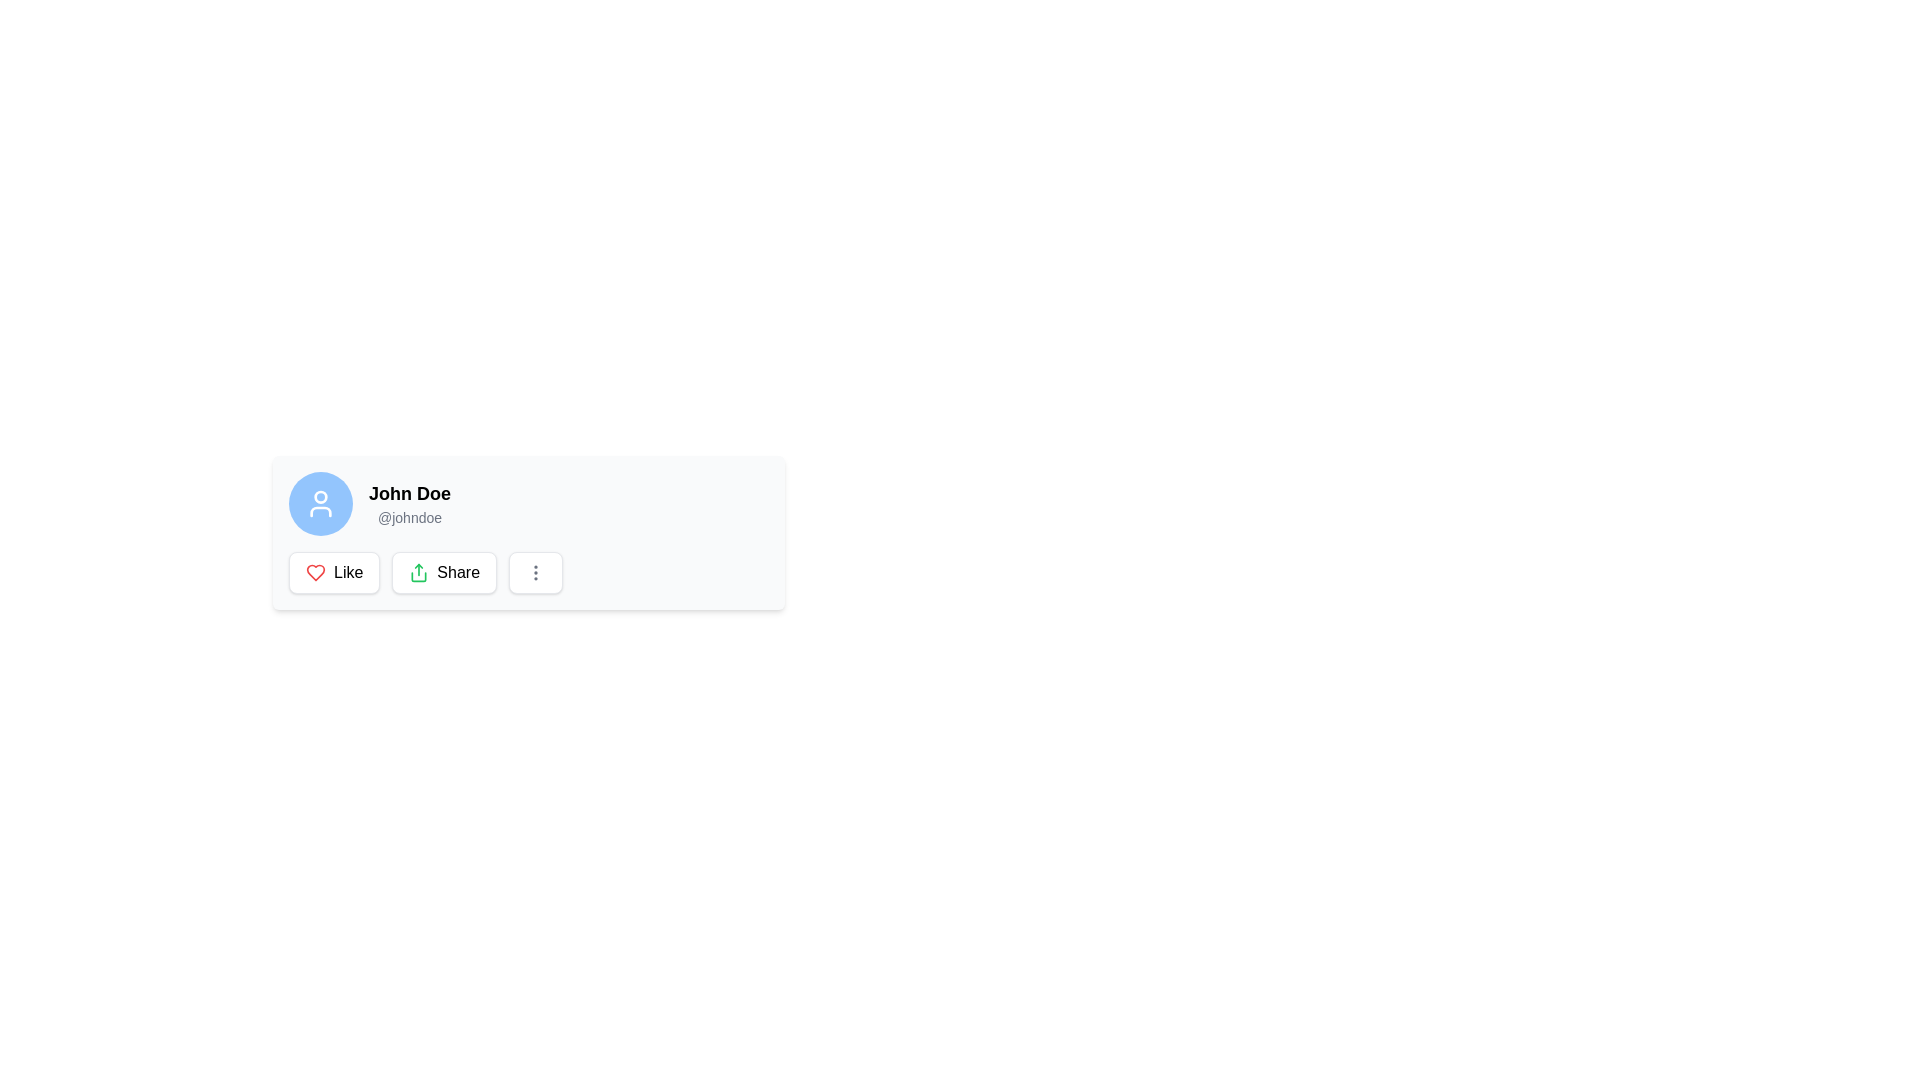  What do you see at coordinates (528, 573) in the screenshot?
I see `the menu button located within the action button group beneath the username 'John Doe'` at bounding box center [528, 573].